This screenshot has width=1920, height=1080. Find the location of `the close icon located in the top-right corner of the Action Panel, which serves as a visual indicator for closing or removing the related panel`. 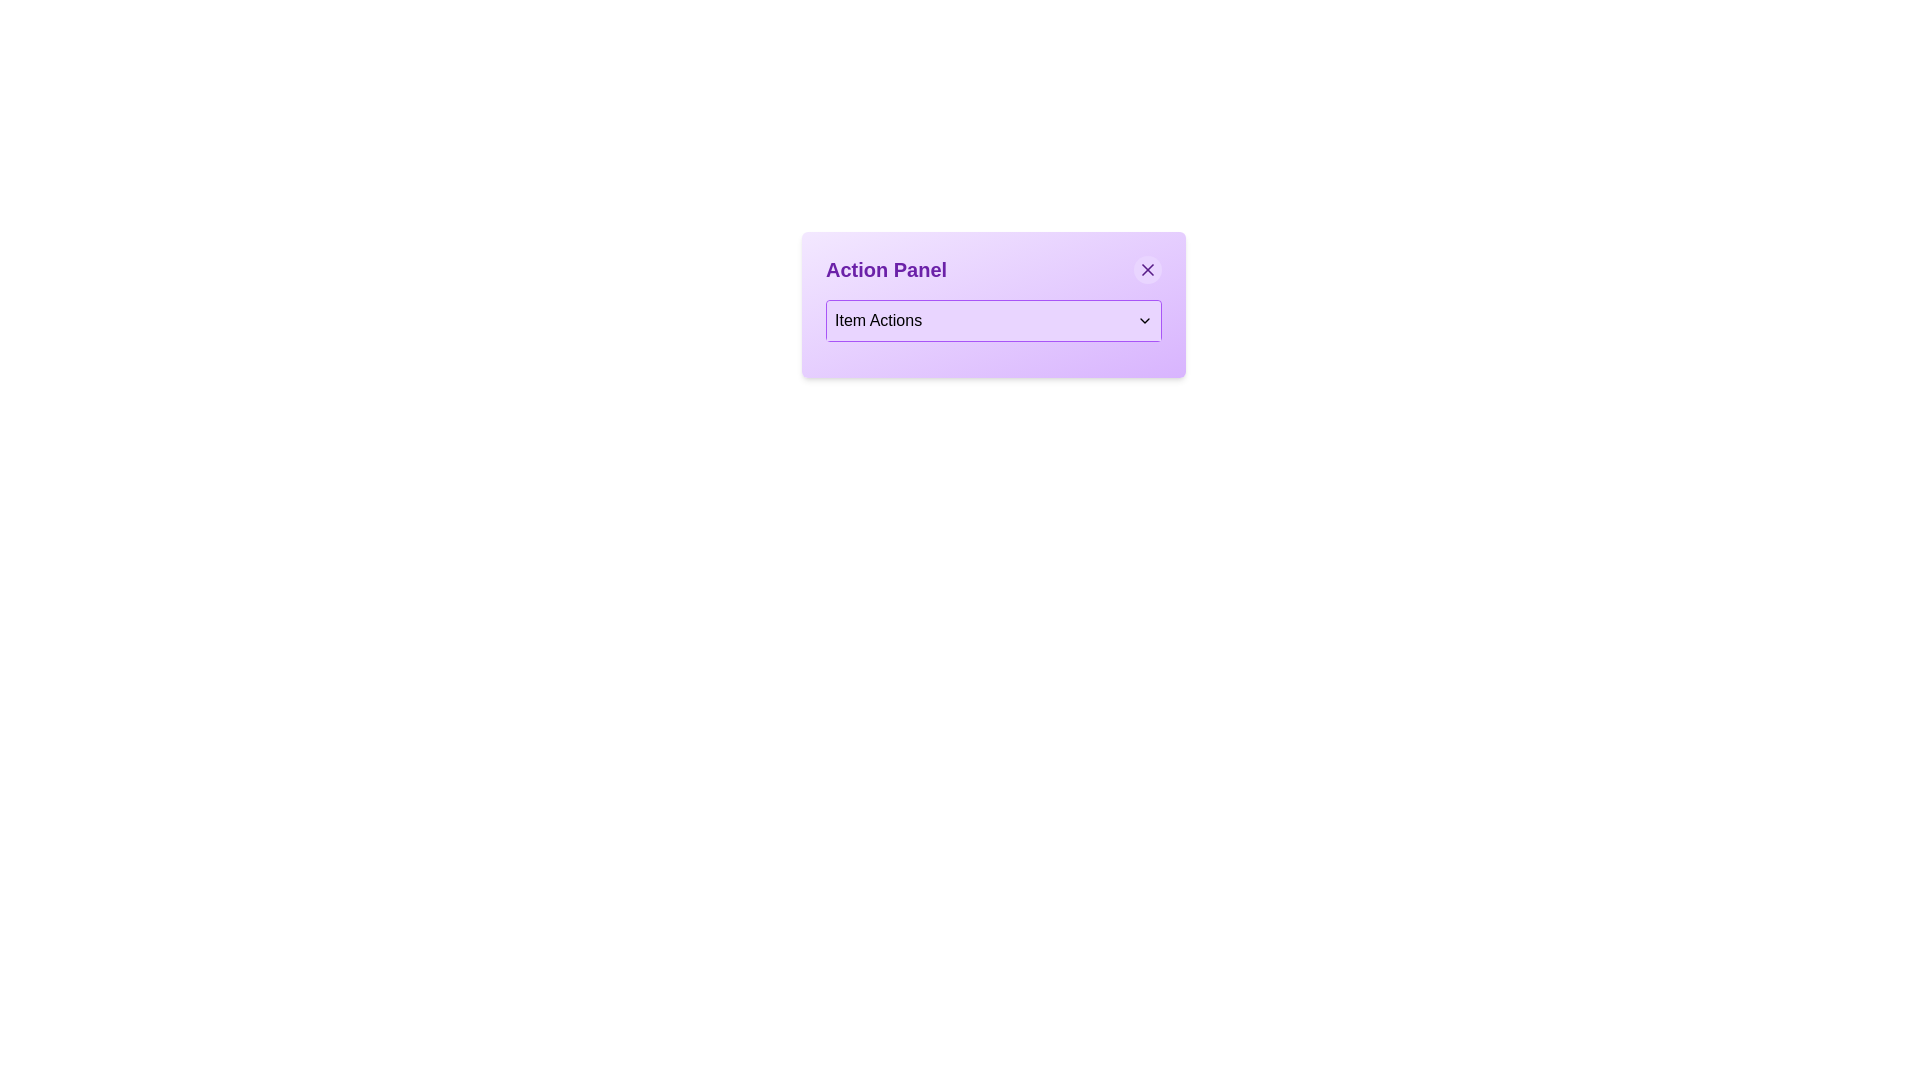

the close icon located in the top-right corner of the Action Panel, which serves as a visual indicator for closing or removing the related panel is located at coordinates (1147, 270).